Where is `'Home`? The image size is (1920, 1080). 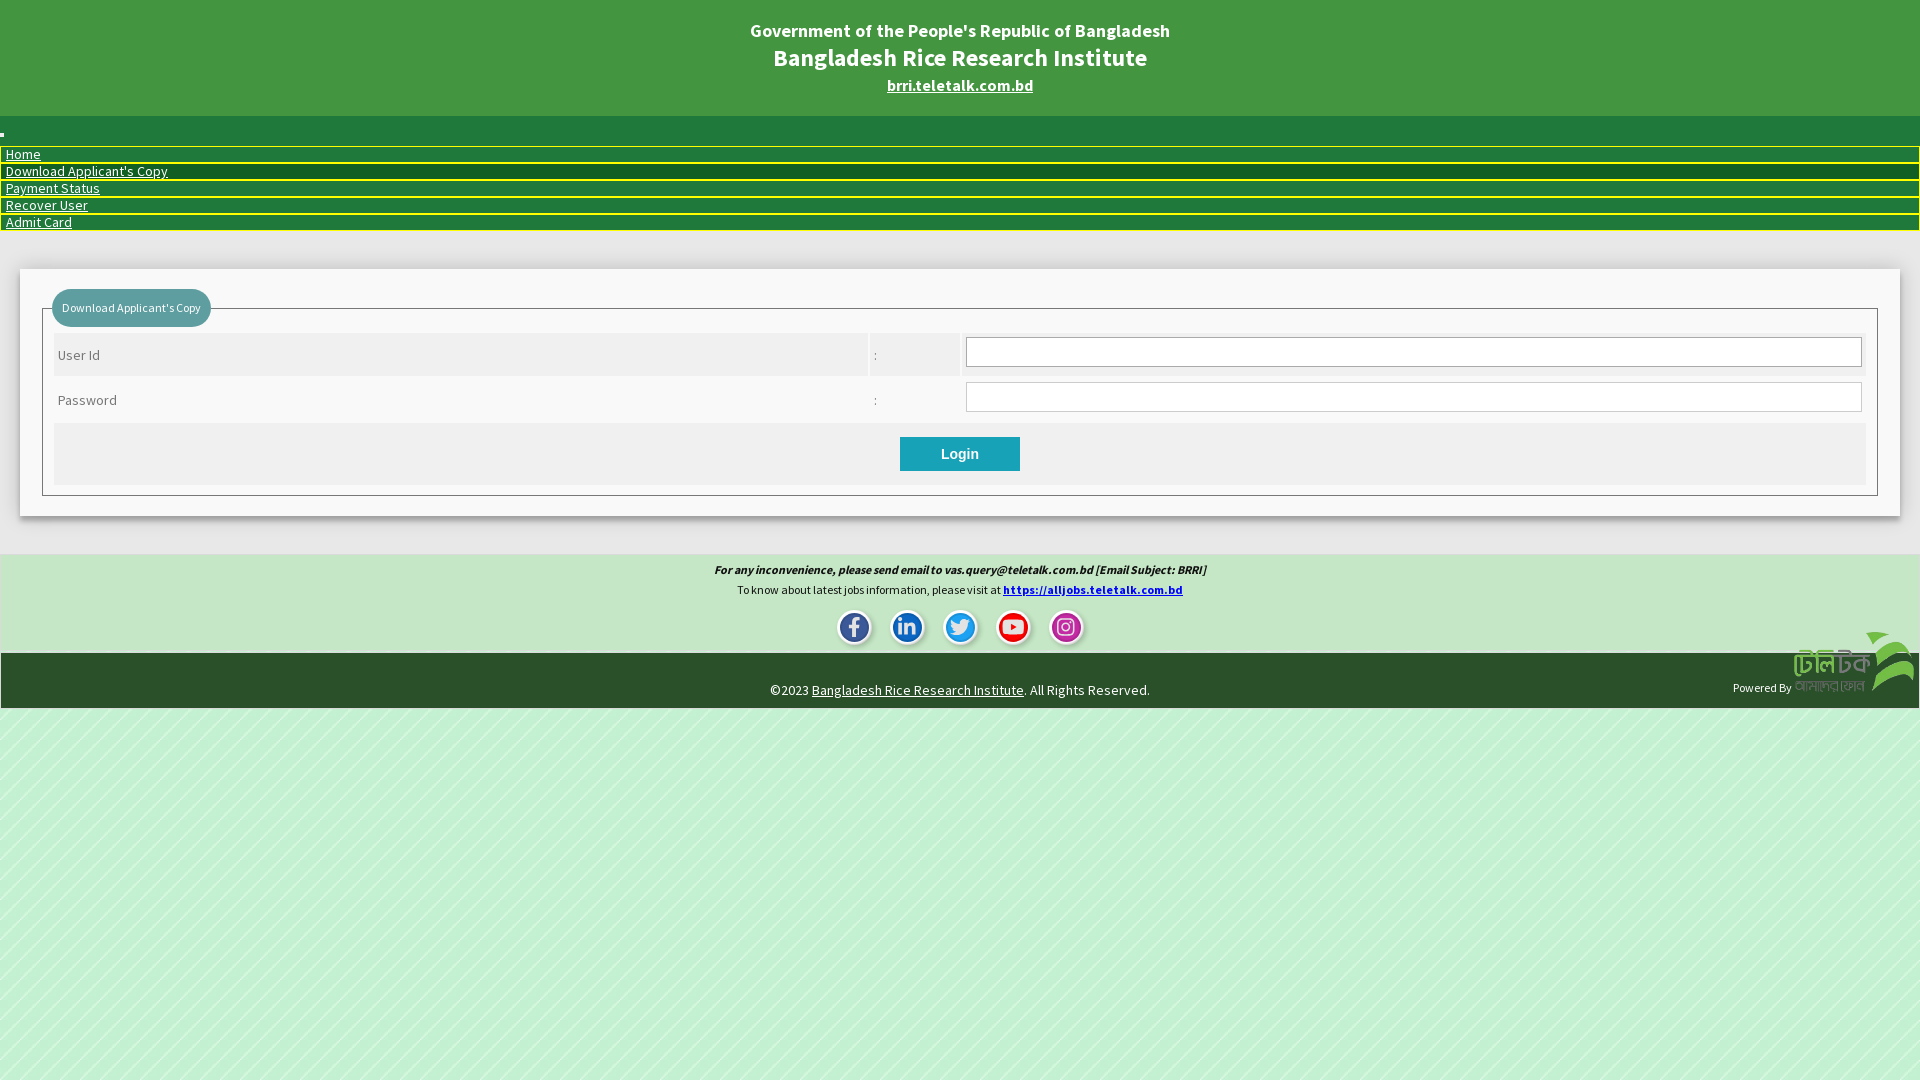
'Home is located at coordinates (23, 153).